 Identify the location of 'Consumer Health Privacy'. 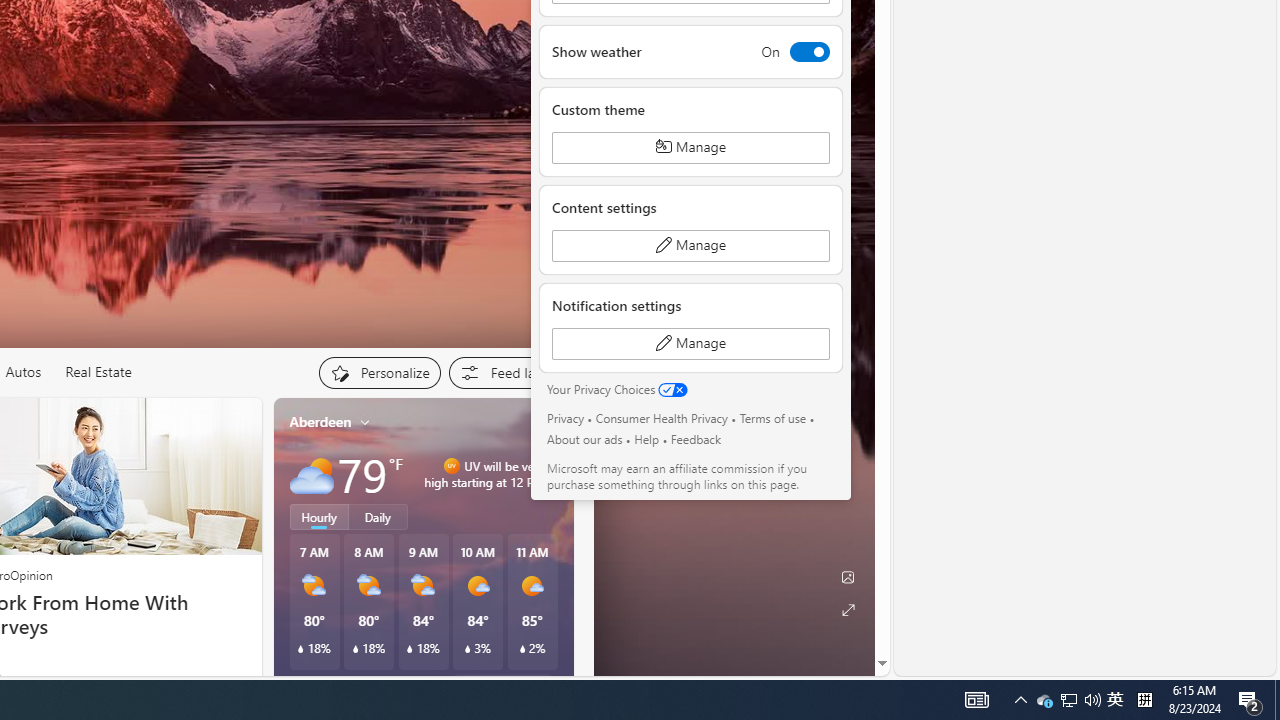
(661, 416).